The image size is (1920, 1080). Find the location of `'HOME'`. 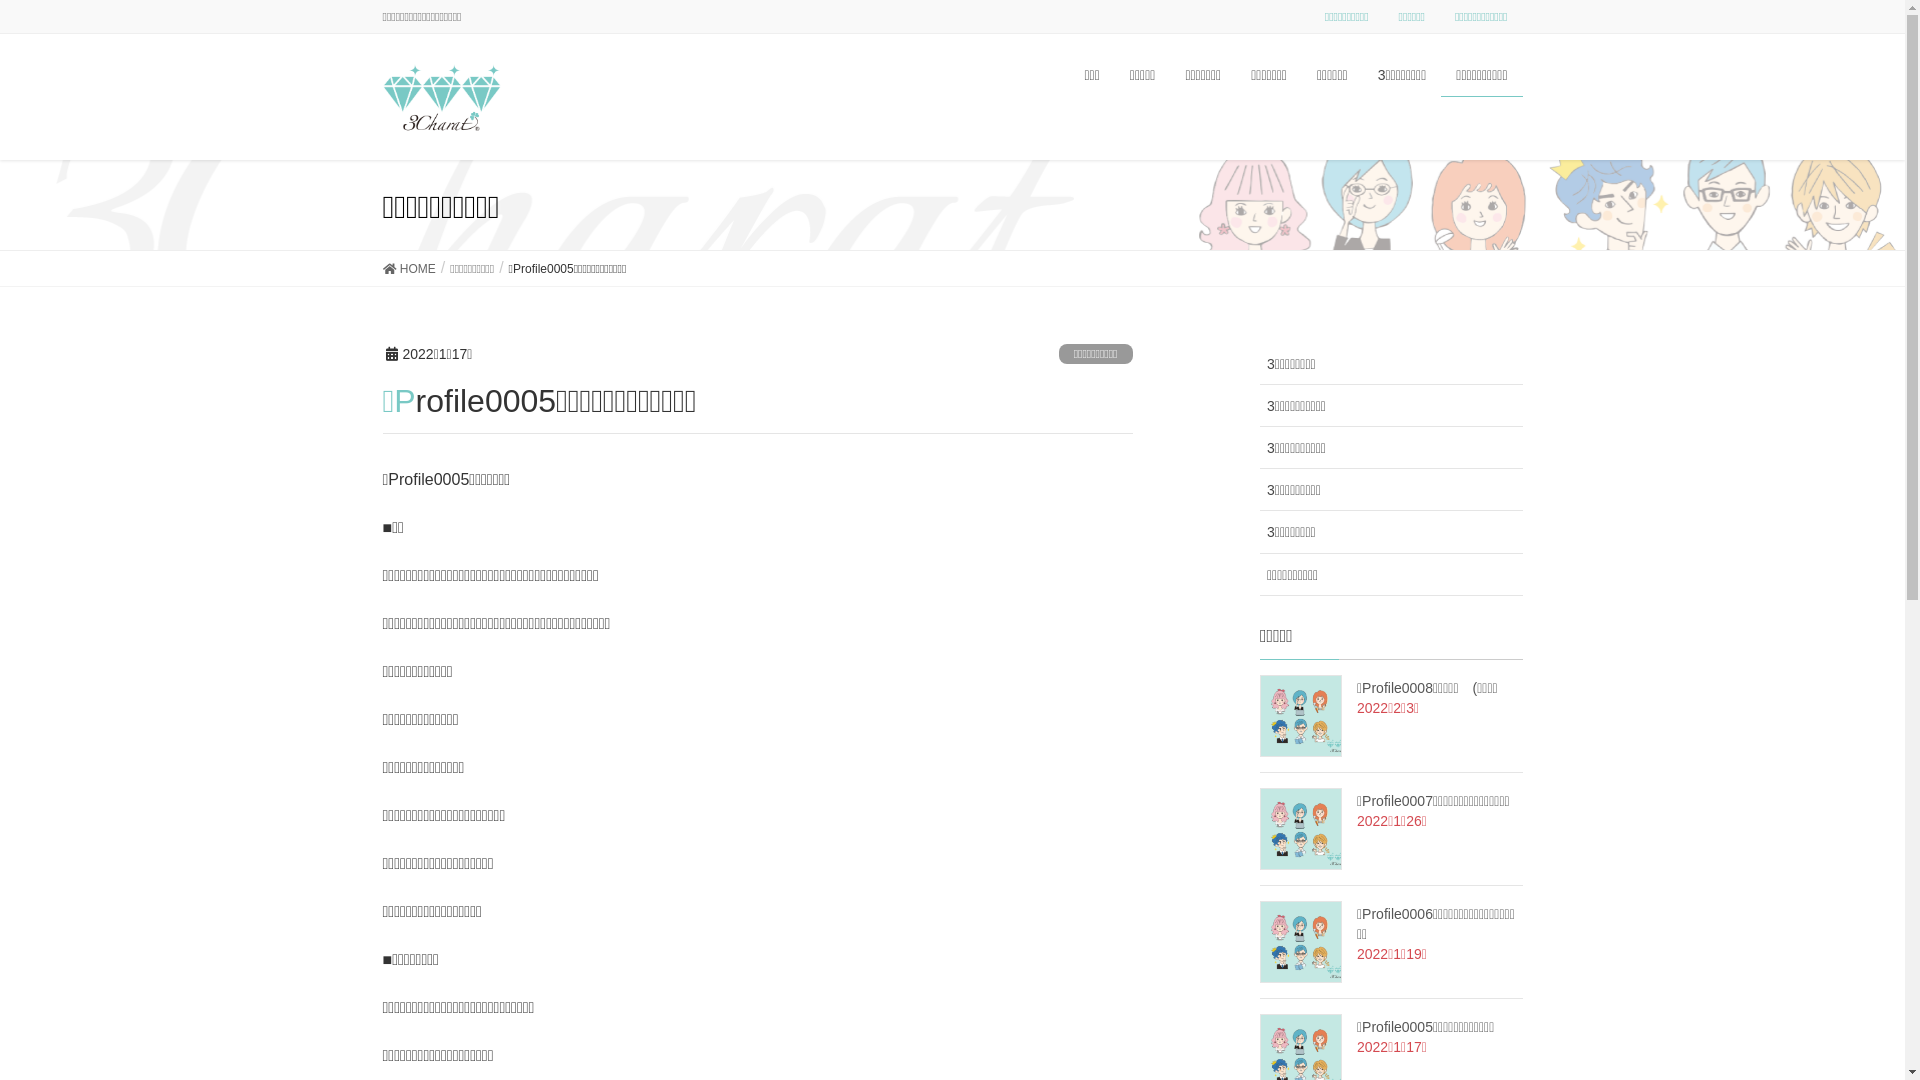

'HOME' is located at coordinates (407, 267).